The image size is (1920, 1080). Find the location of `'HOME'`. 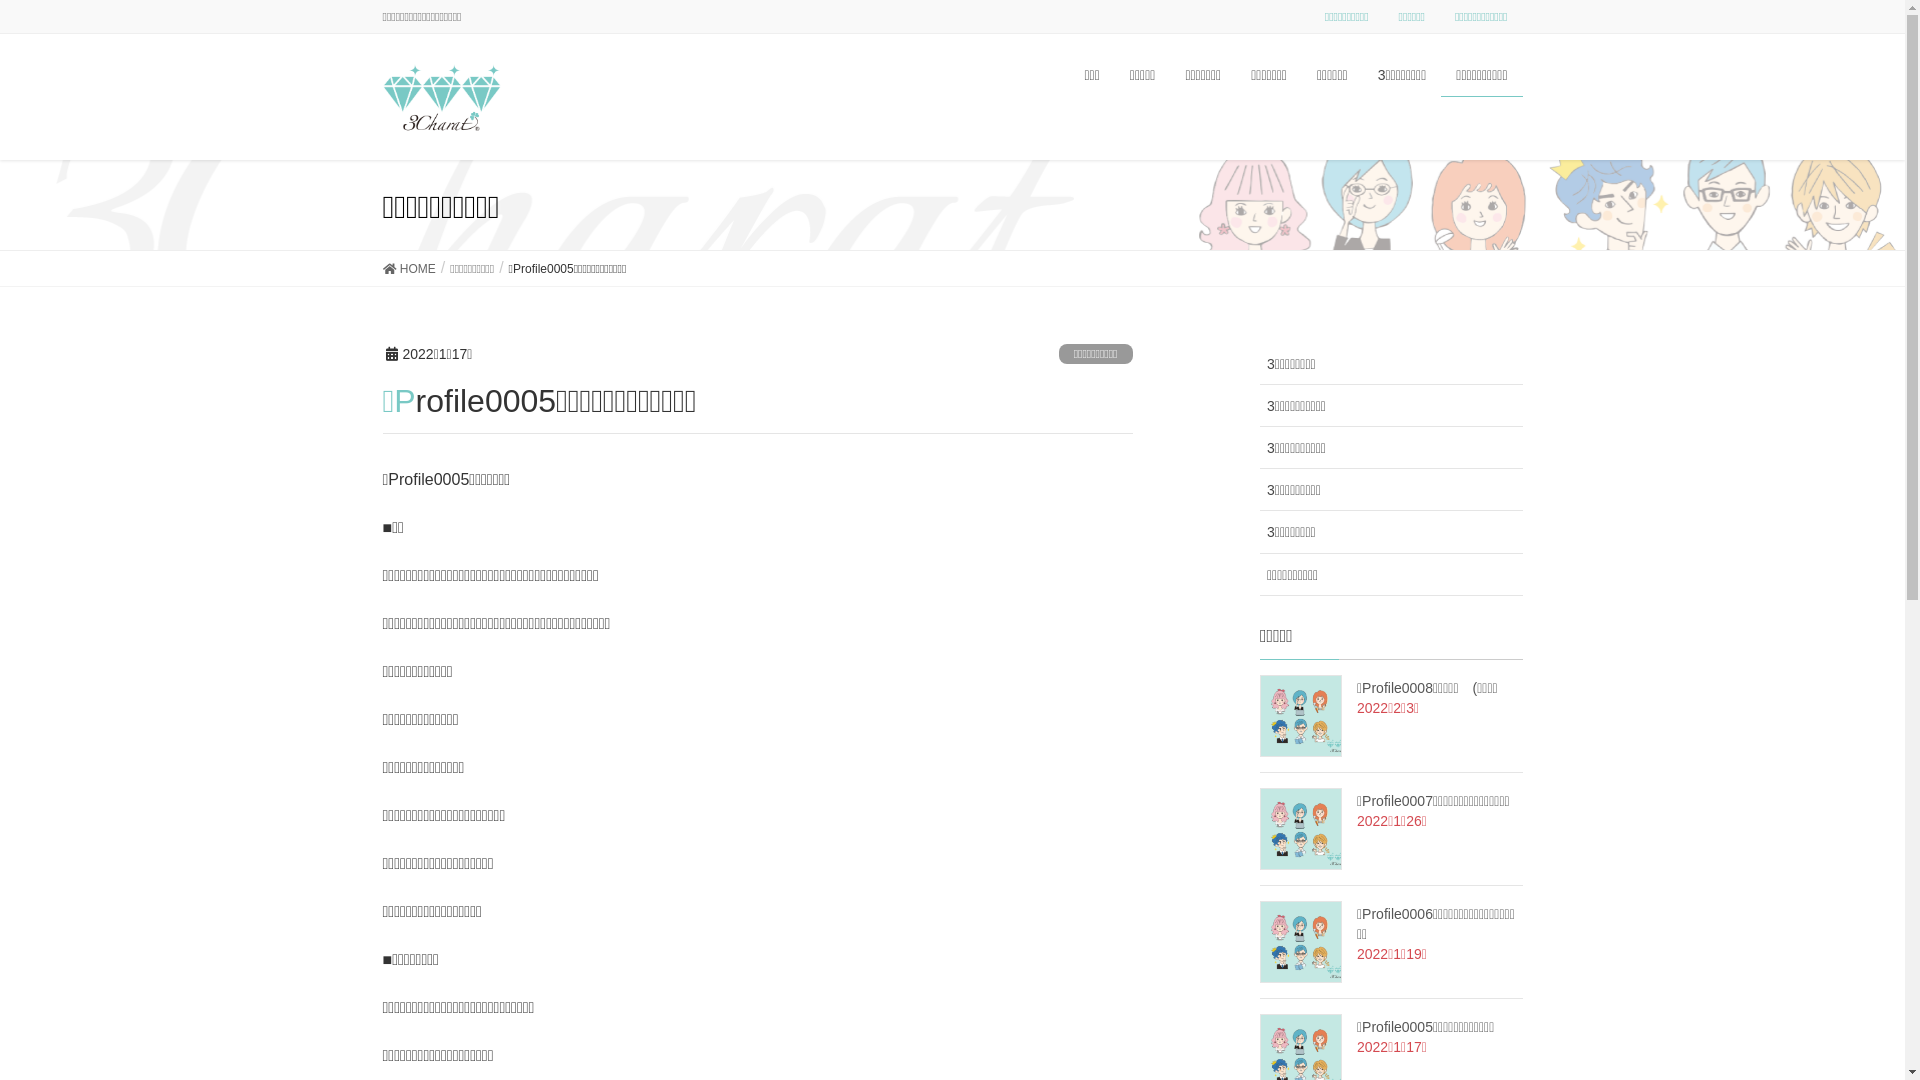

'HOME' is located at coordinates (407, 267).